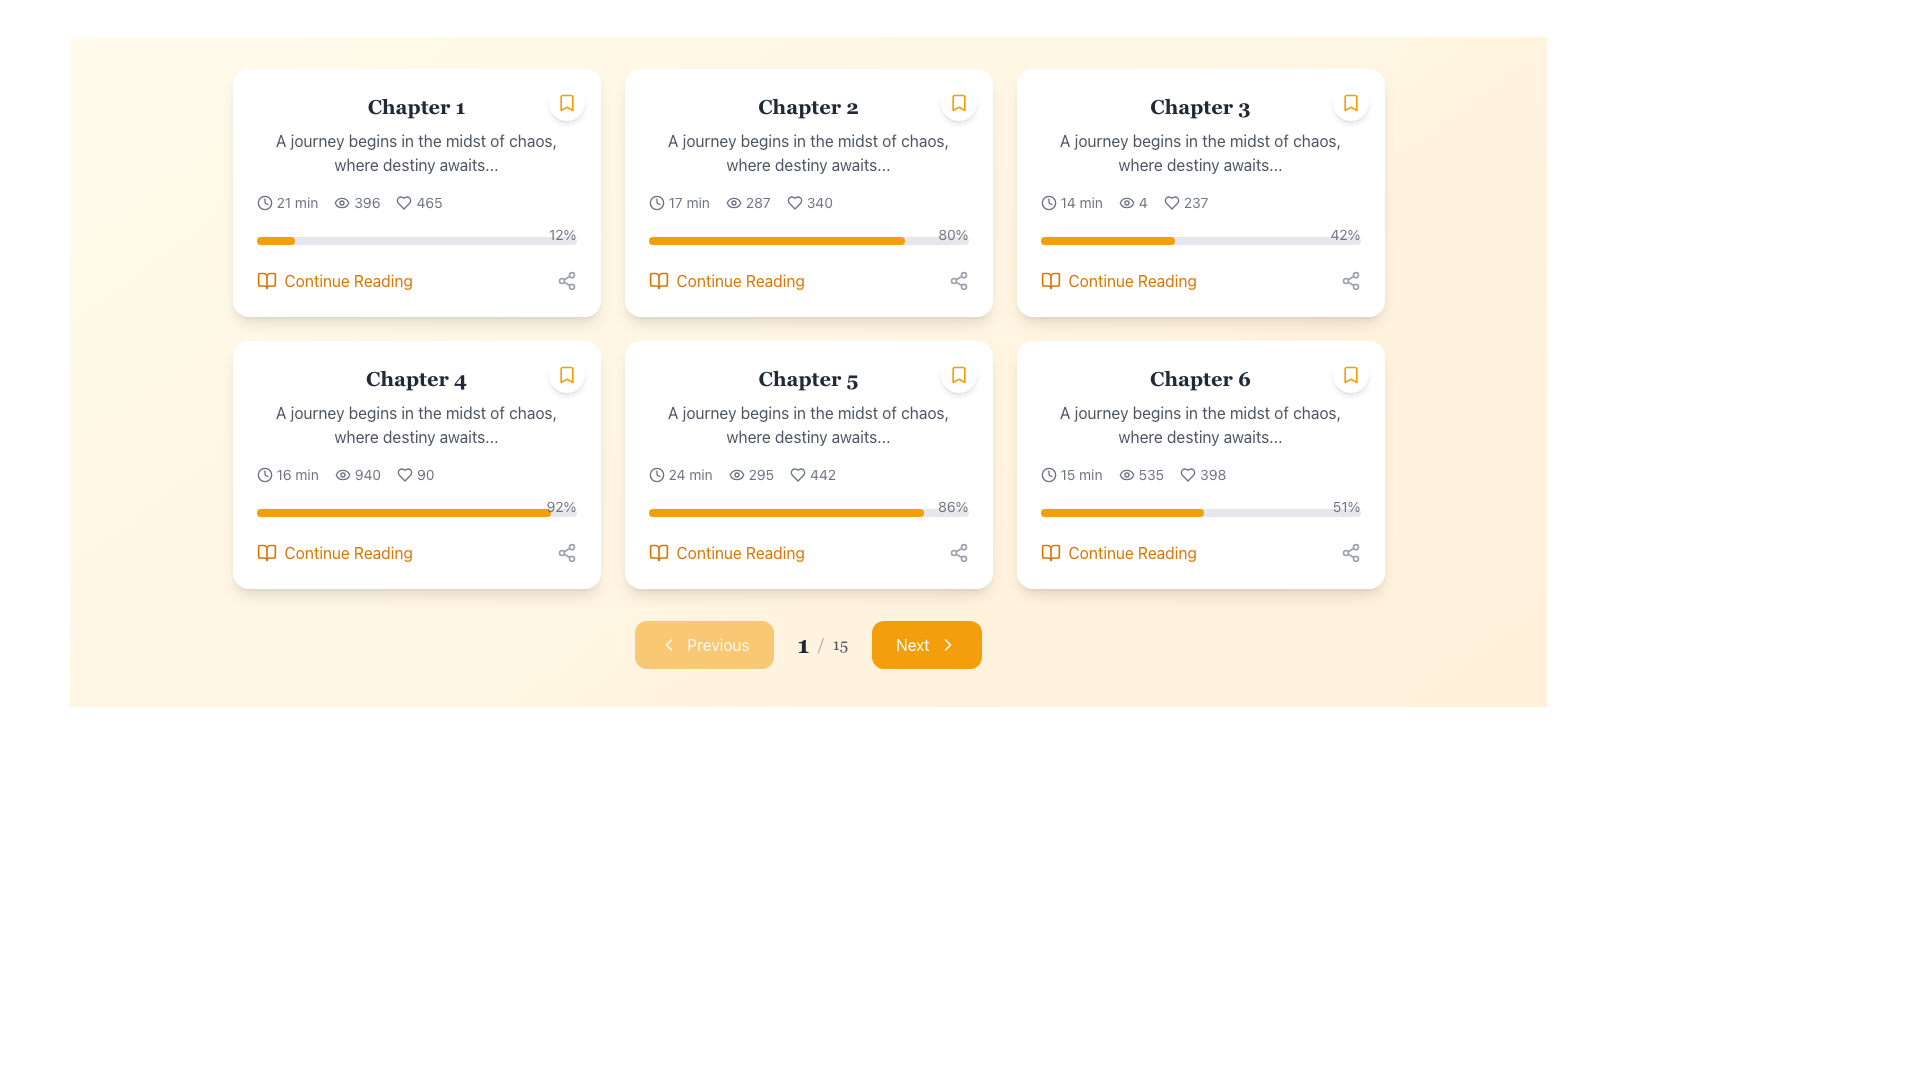 The width and height of the screenshot is (1920, 1080). I want to click on the progress on the progress bar located in the 'Chapter 2' card, which is styled with a gray background and an amber filled section representing 80% completion, so click(808, 239).